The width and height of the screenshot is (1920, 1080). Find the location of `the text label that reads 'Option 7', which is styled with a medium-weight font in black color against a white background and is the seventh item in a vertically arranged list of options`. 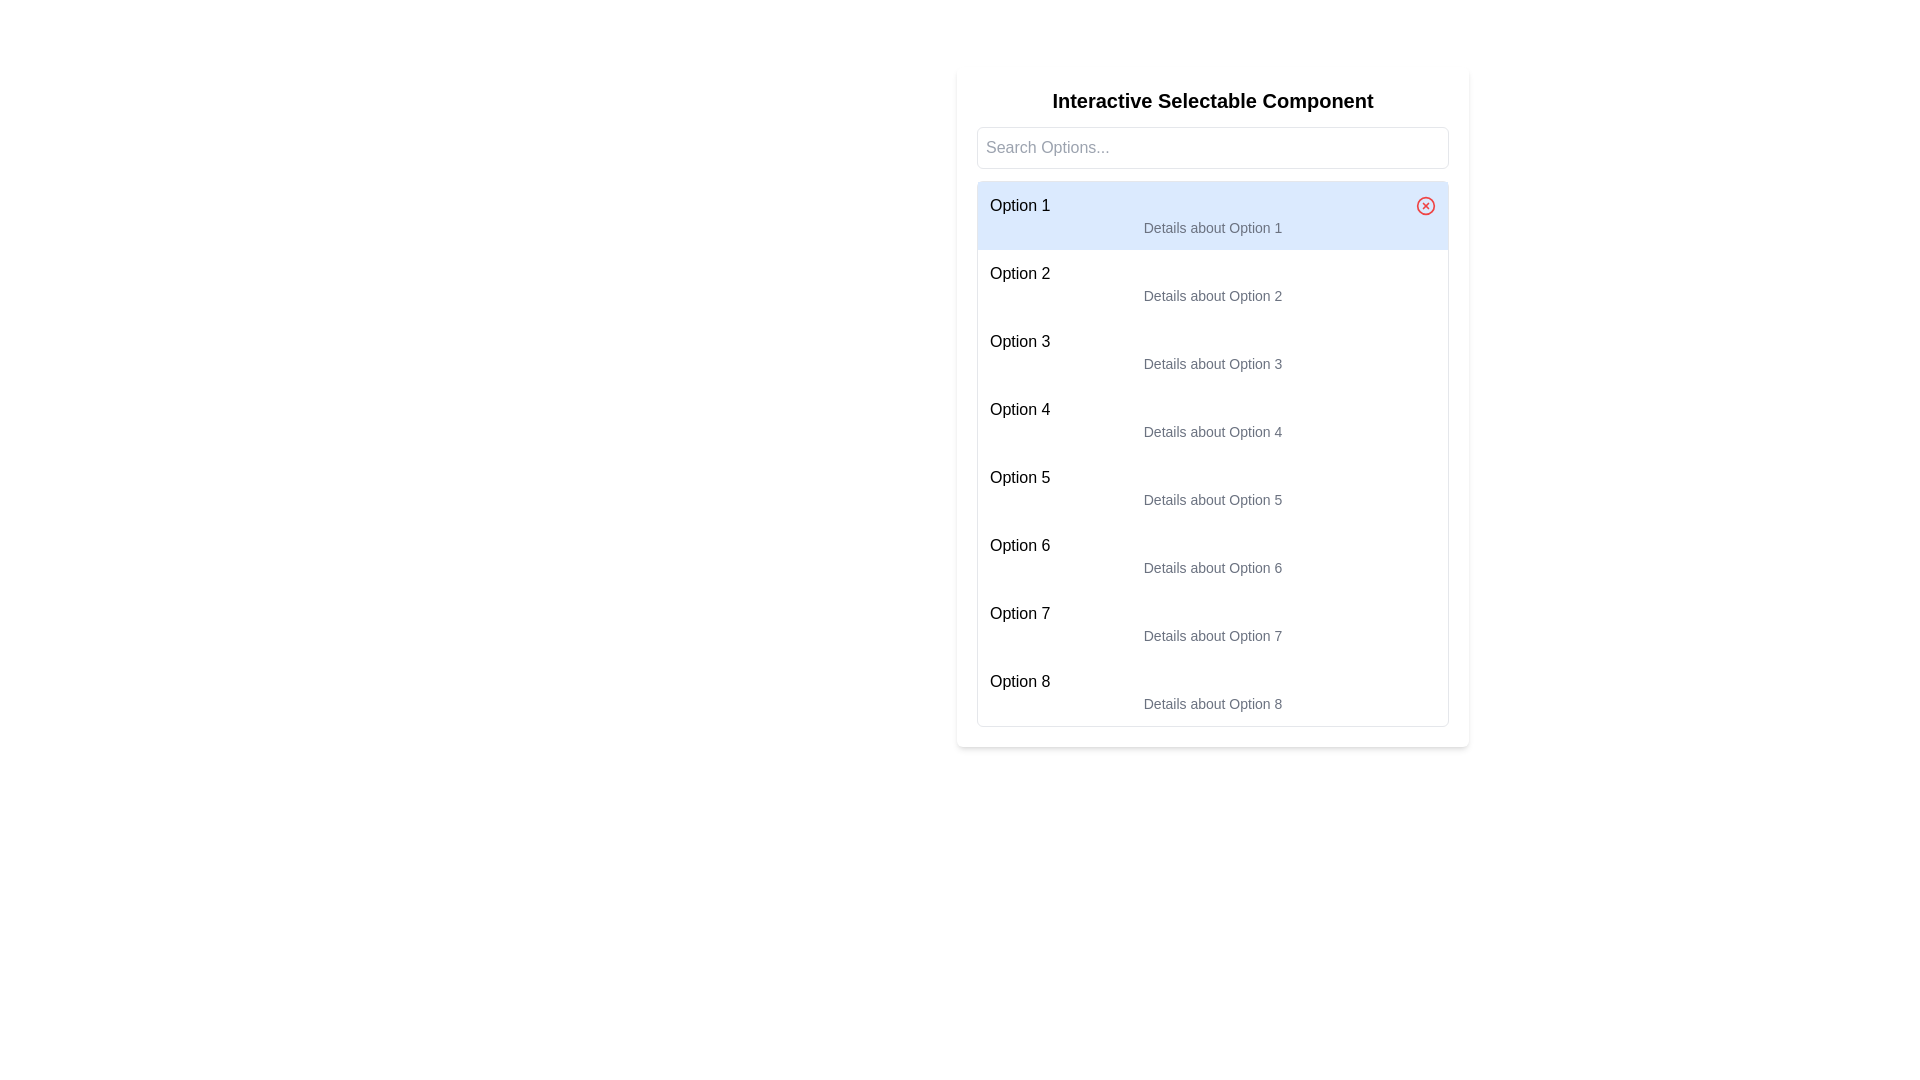

the text label that reads 'Option 7', which is styled with a medium-weight font in black color against a white background and is the seventh item in a vertically arranged list of options is located at coordinates (1020, 612).